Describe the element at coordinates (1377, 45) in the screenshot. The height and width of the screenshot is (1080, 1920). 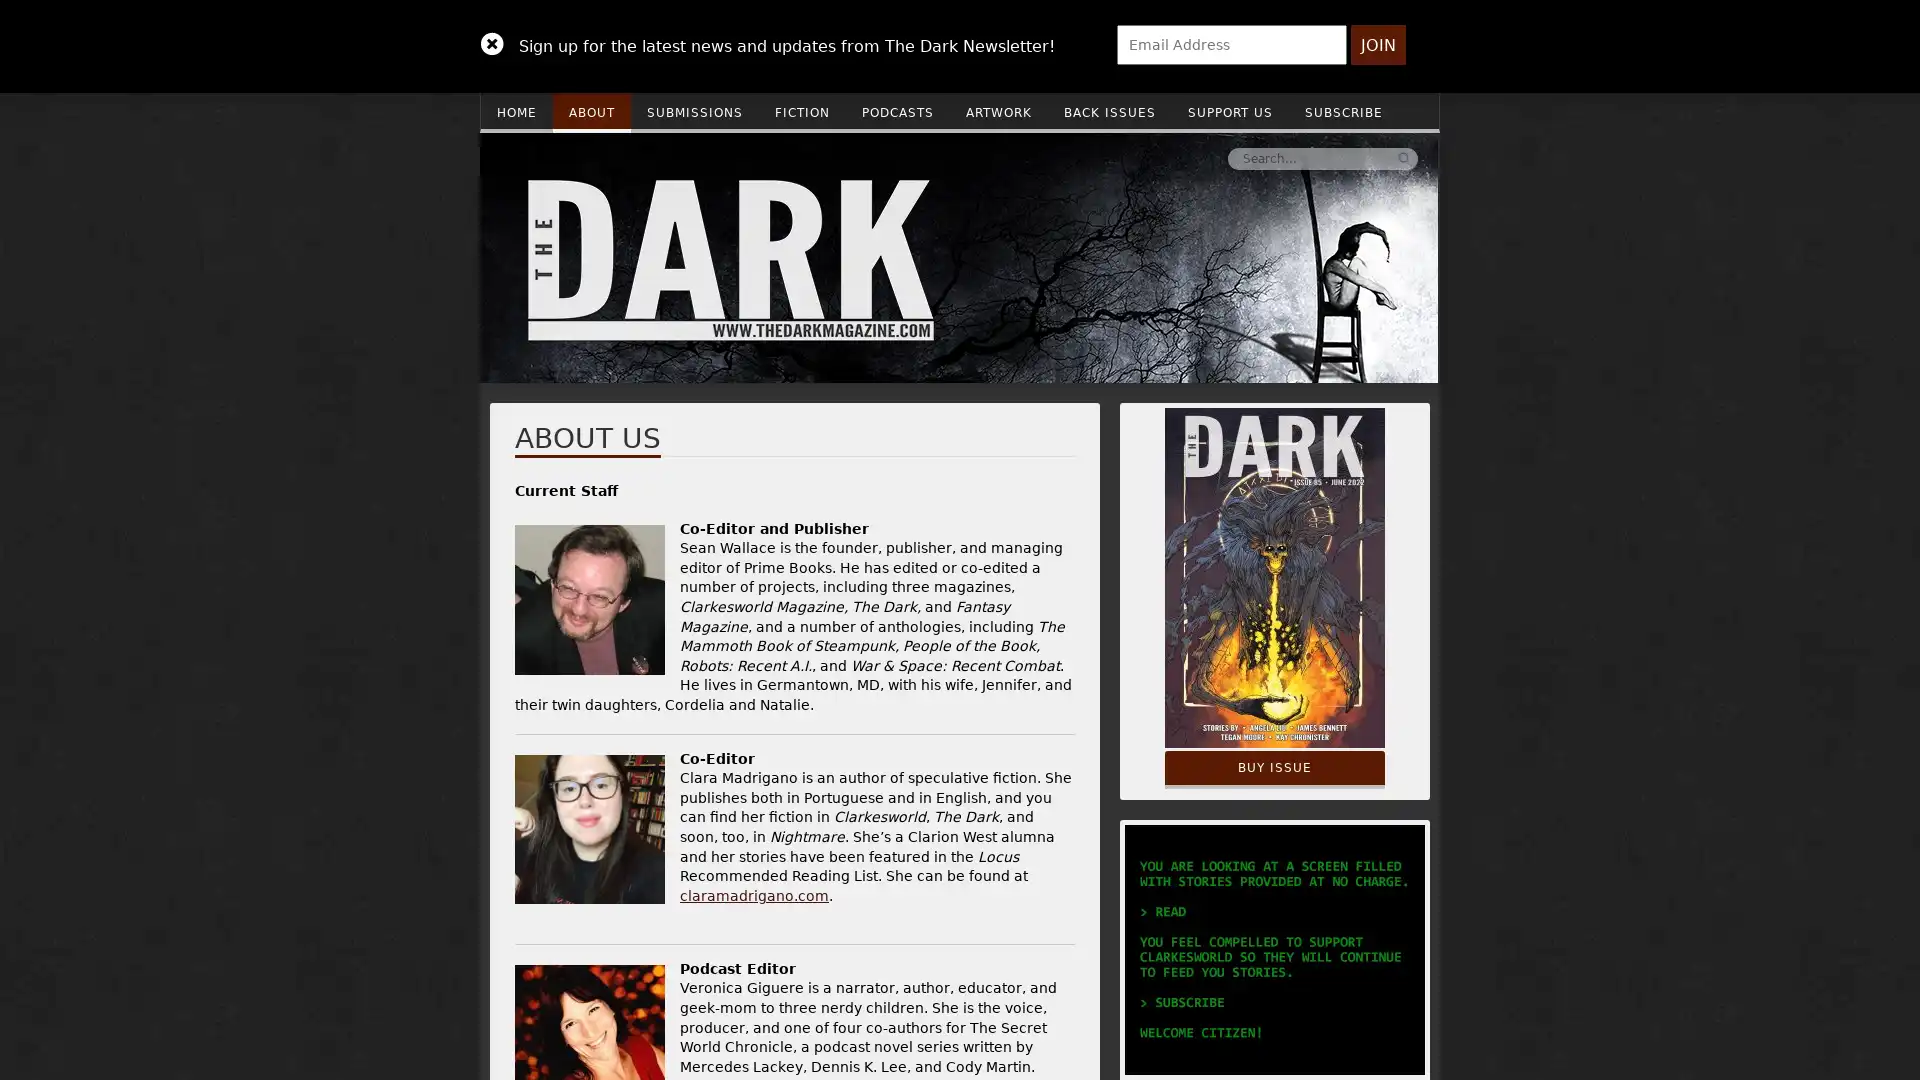
I see `Join` at that location.